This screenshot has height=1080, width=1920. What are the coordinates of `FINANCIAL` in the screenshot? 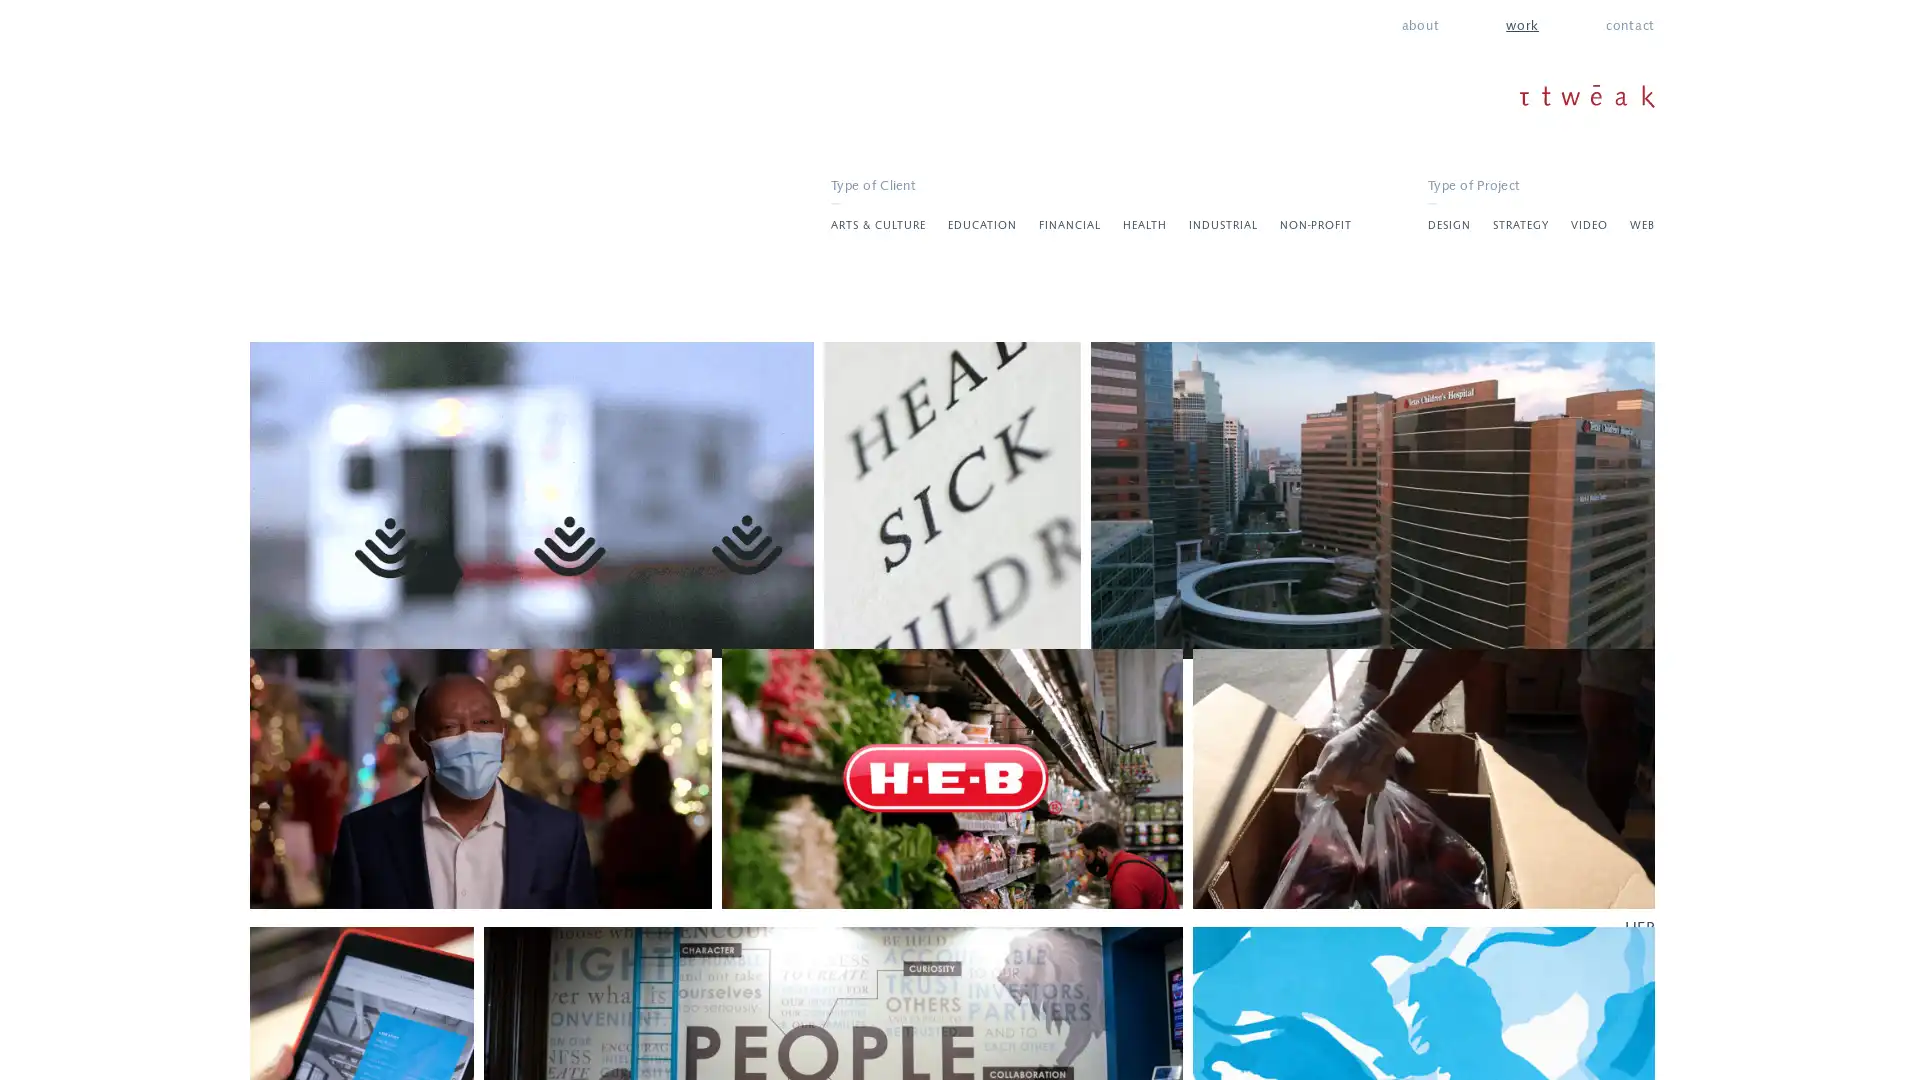 It's located at (1069, 225).